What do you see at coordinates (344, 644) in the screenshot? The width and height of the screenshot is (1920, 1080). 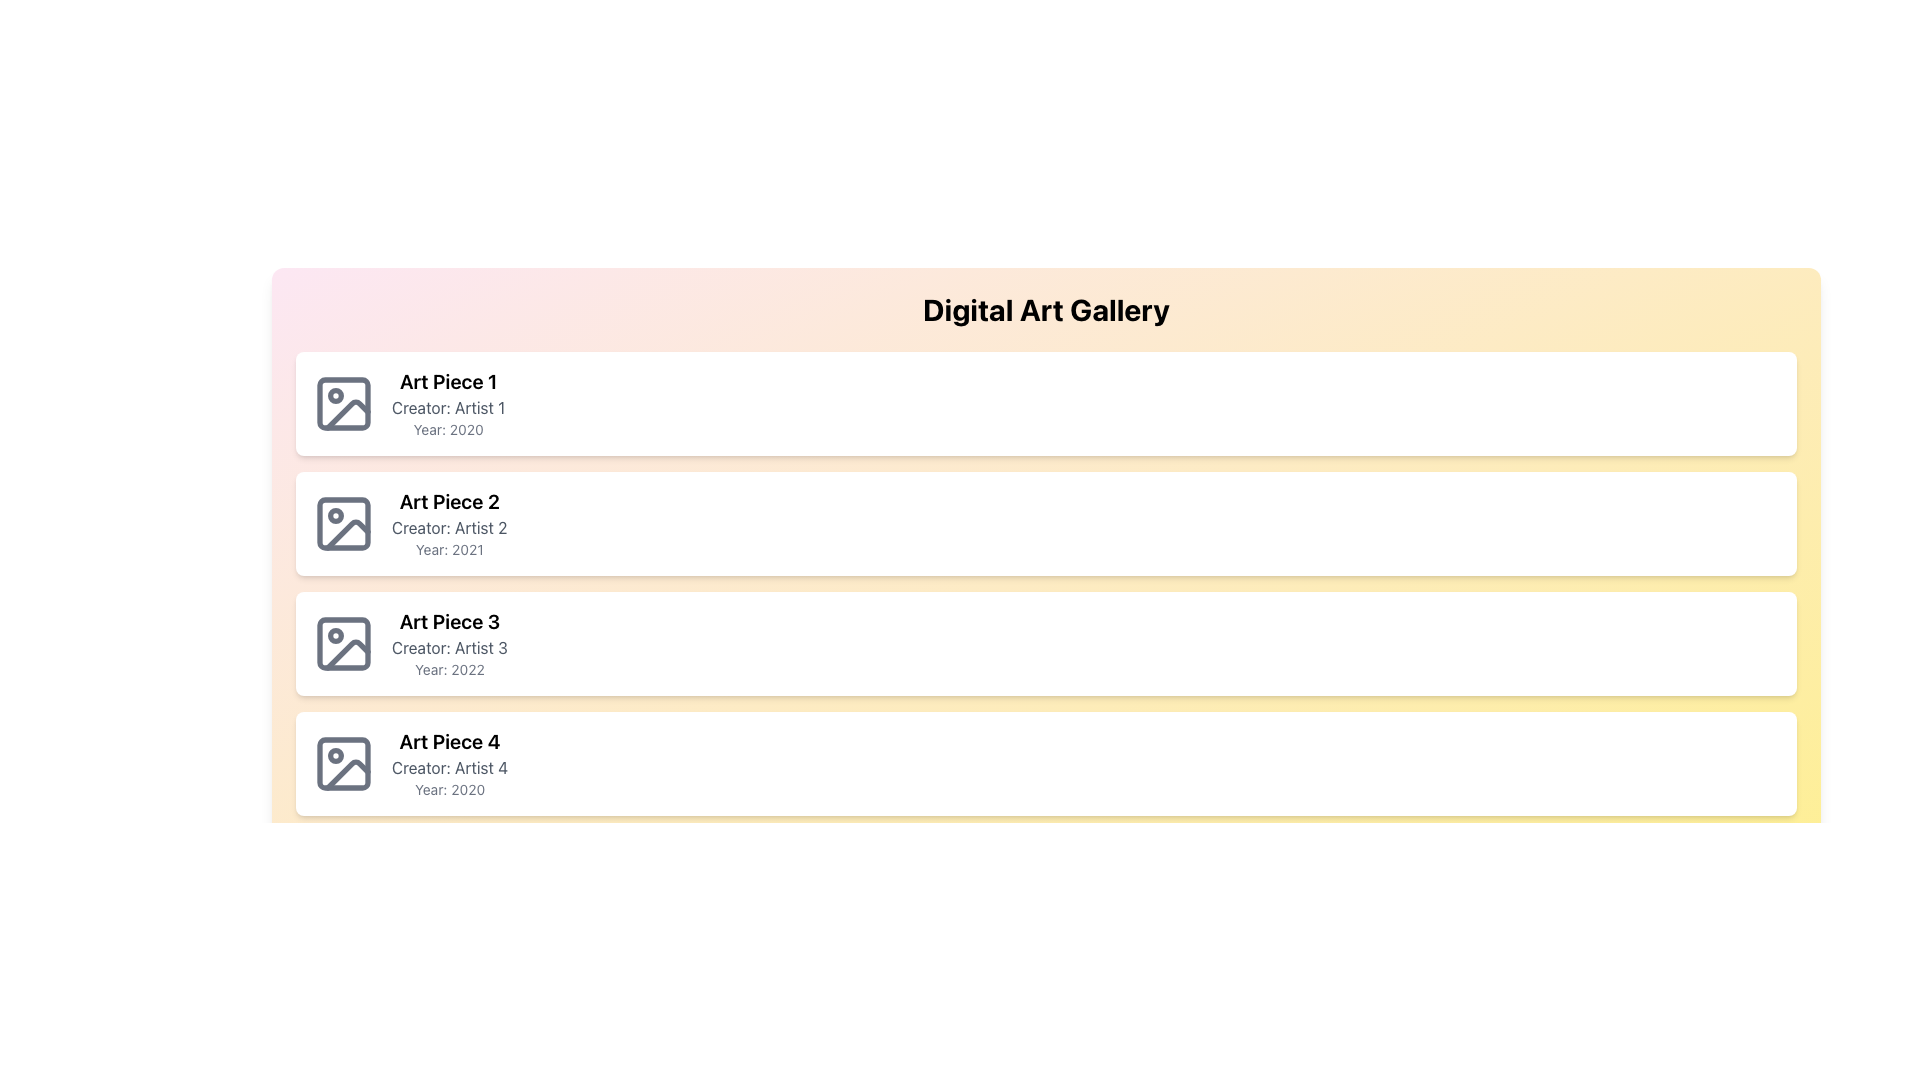 I see `the icon depicting an image placeholder, which features a square outline with rounded corners and a stylized mountain line, located in the 'Art Piece 3' section` at bounding box center [344, 644].